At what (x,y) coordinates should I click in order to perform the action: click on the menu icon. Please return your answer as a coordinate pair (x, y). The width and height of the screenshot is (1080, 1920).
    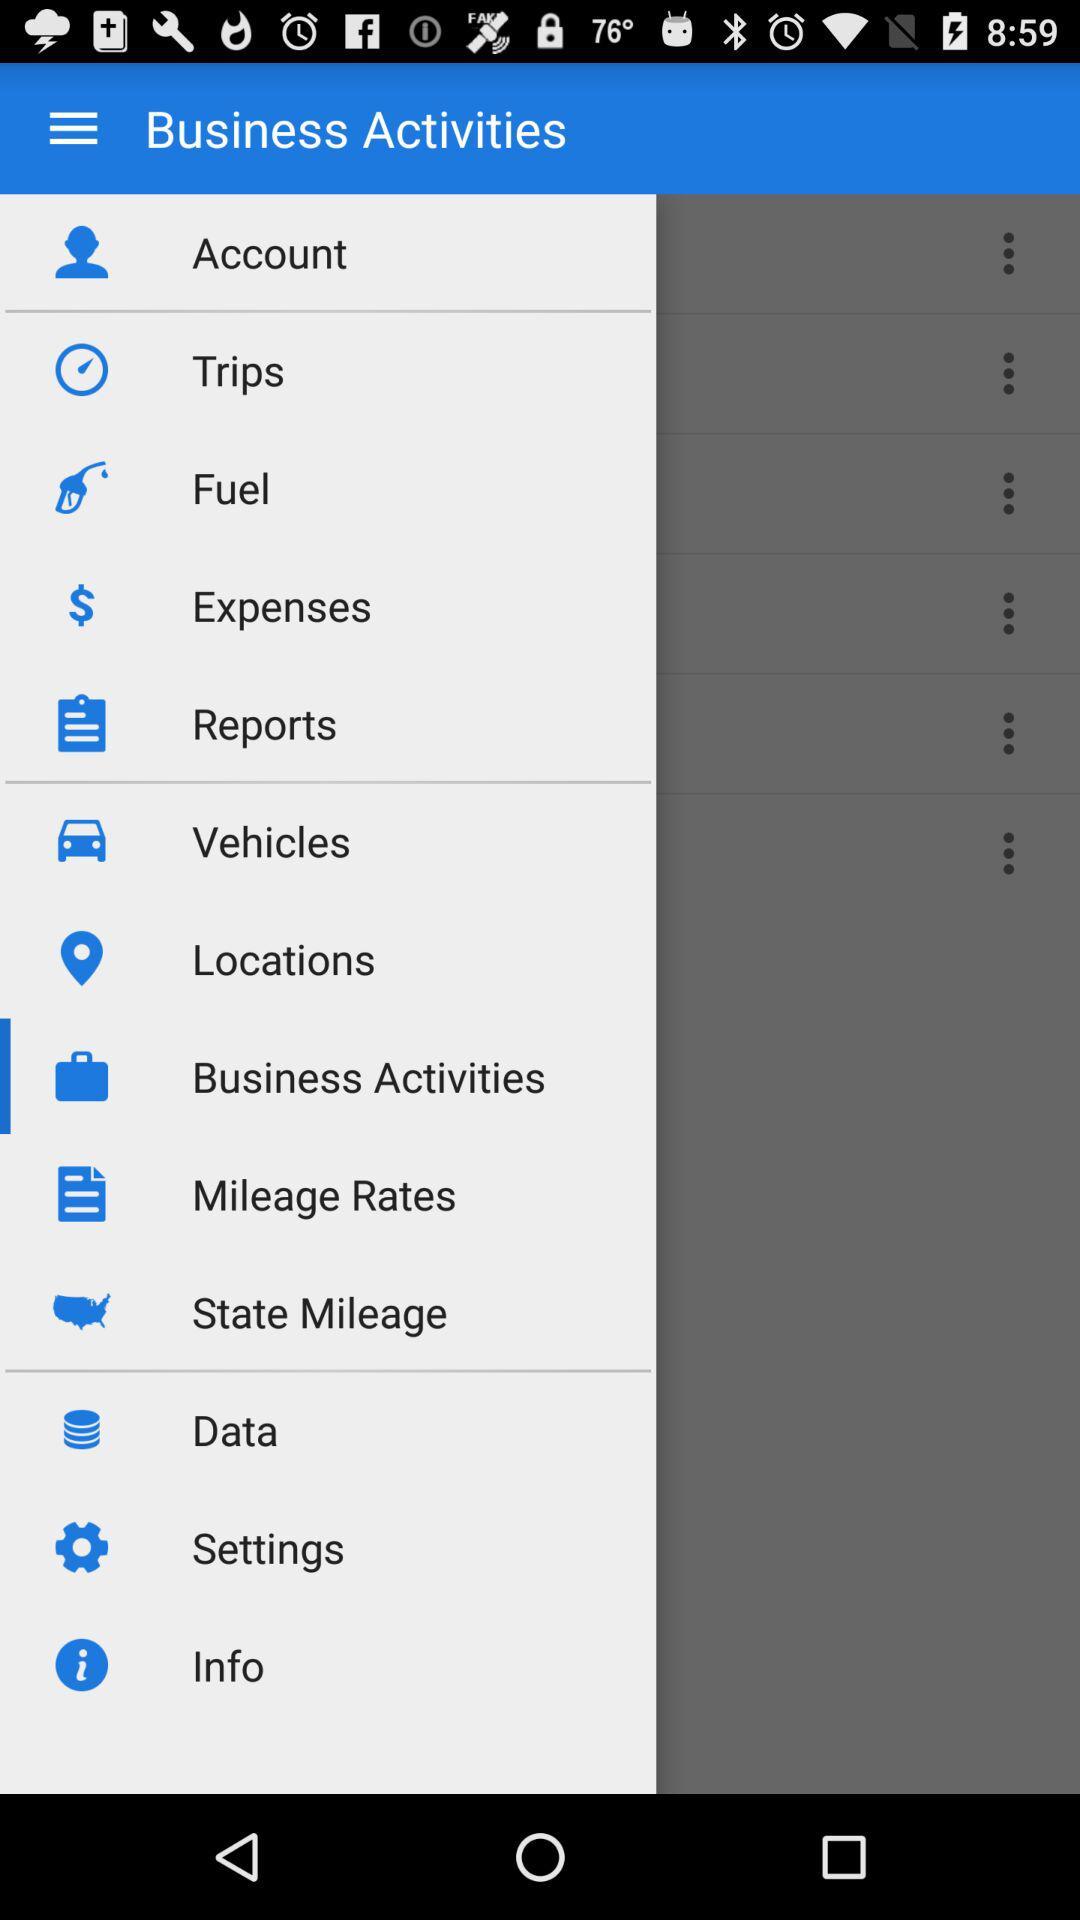
    Looking at the image, I should click on (72, 136).